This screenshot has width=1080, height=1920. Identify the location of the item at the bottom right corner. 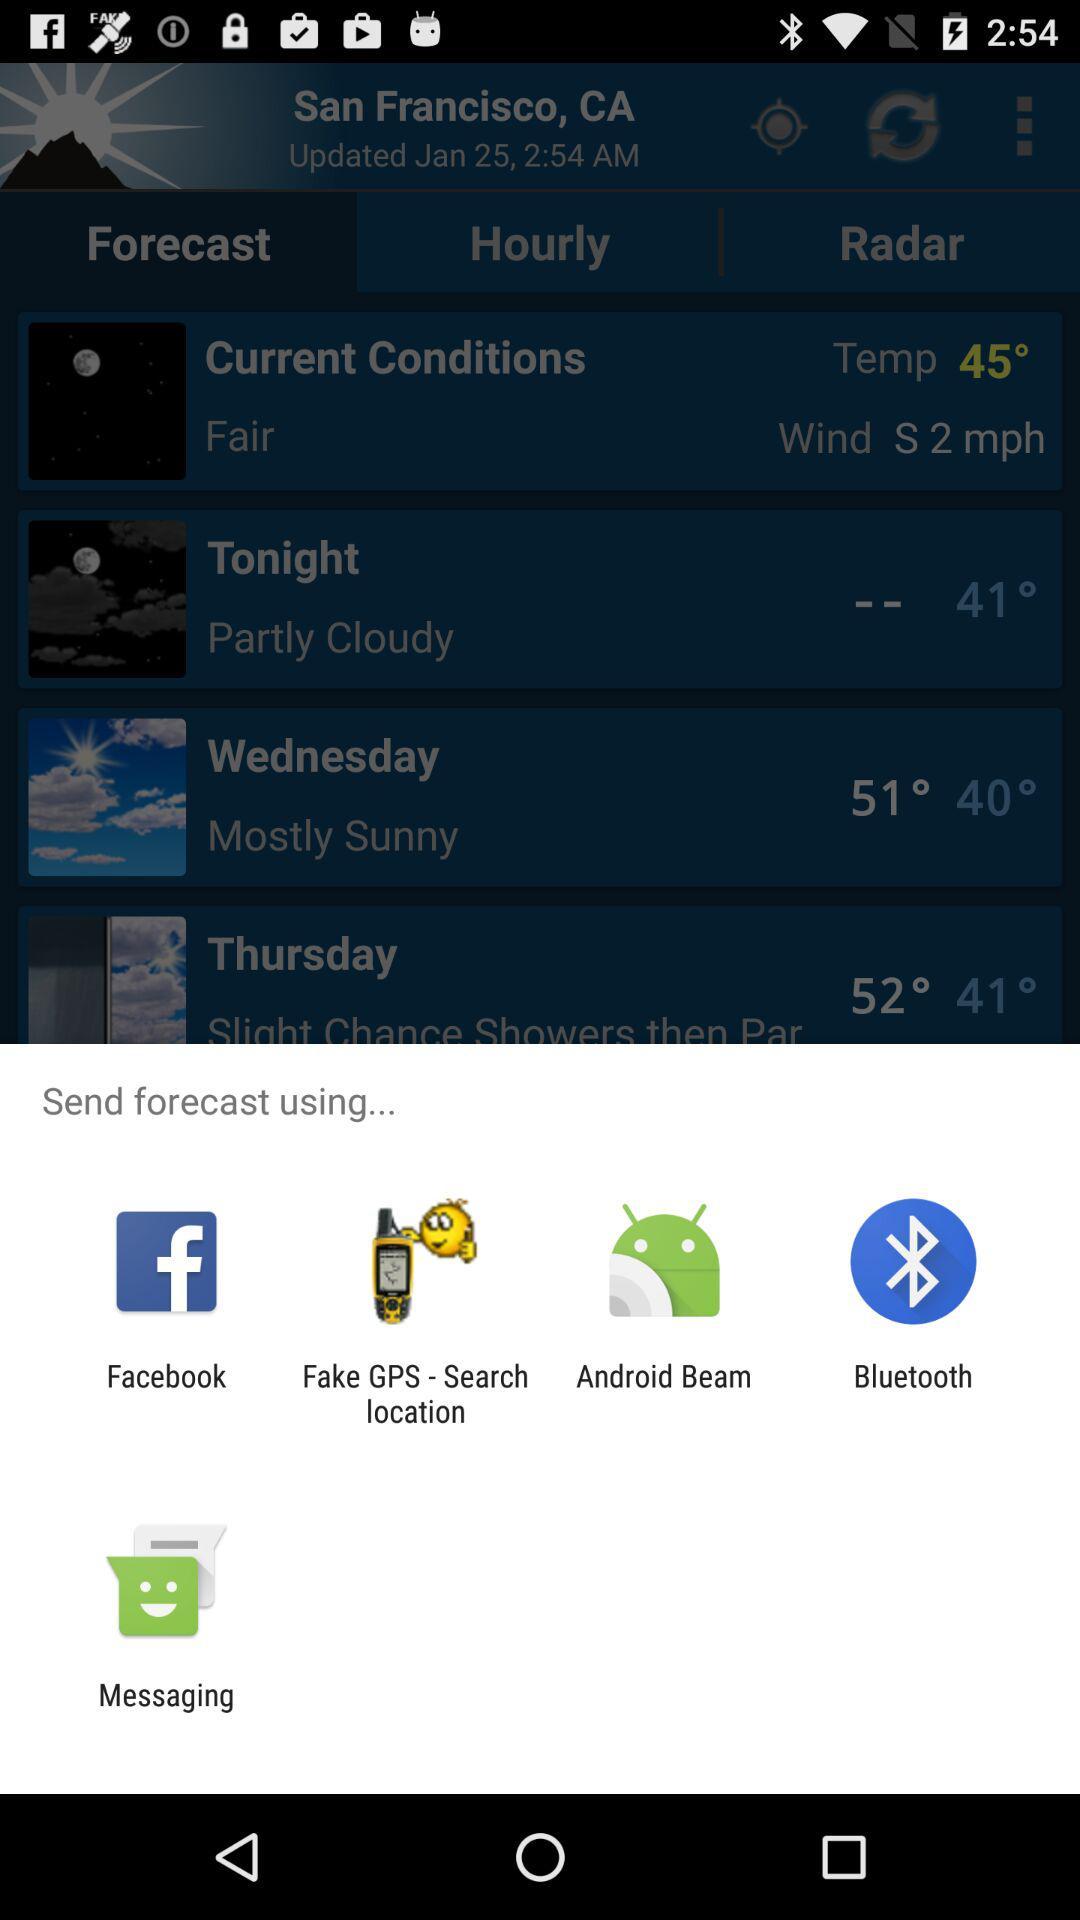
(913, 1392).